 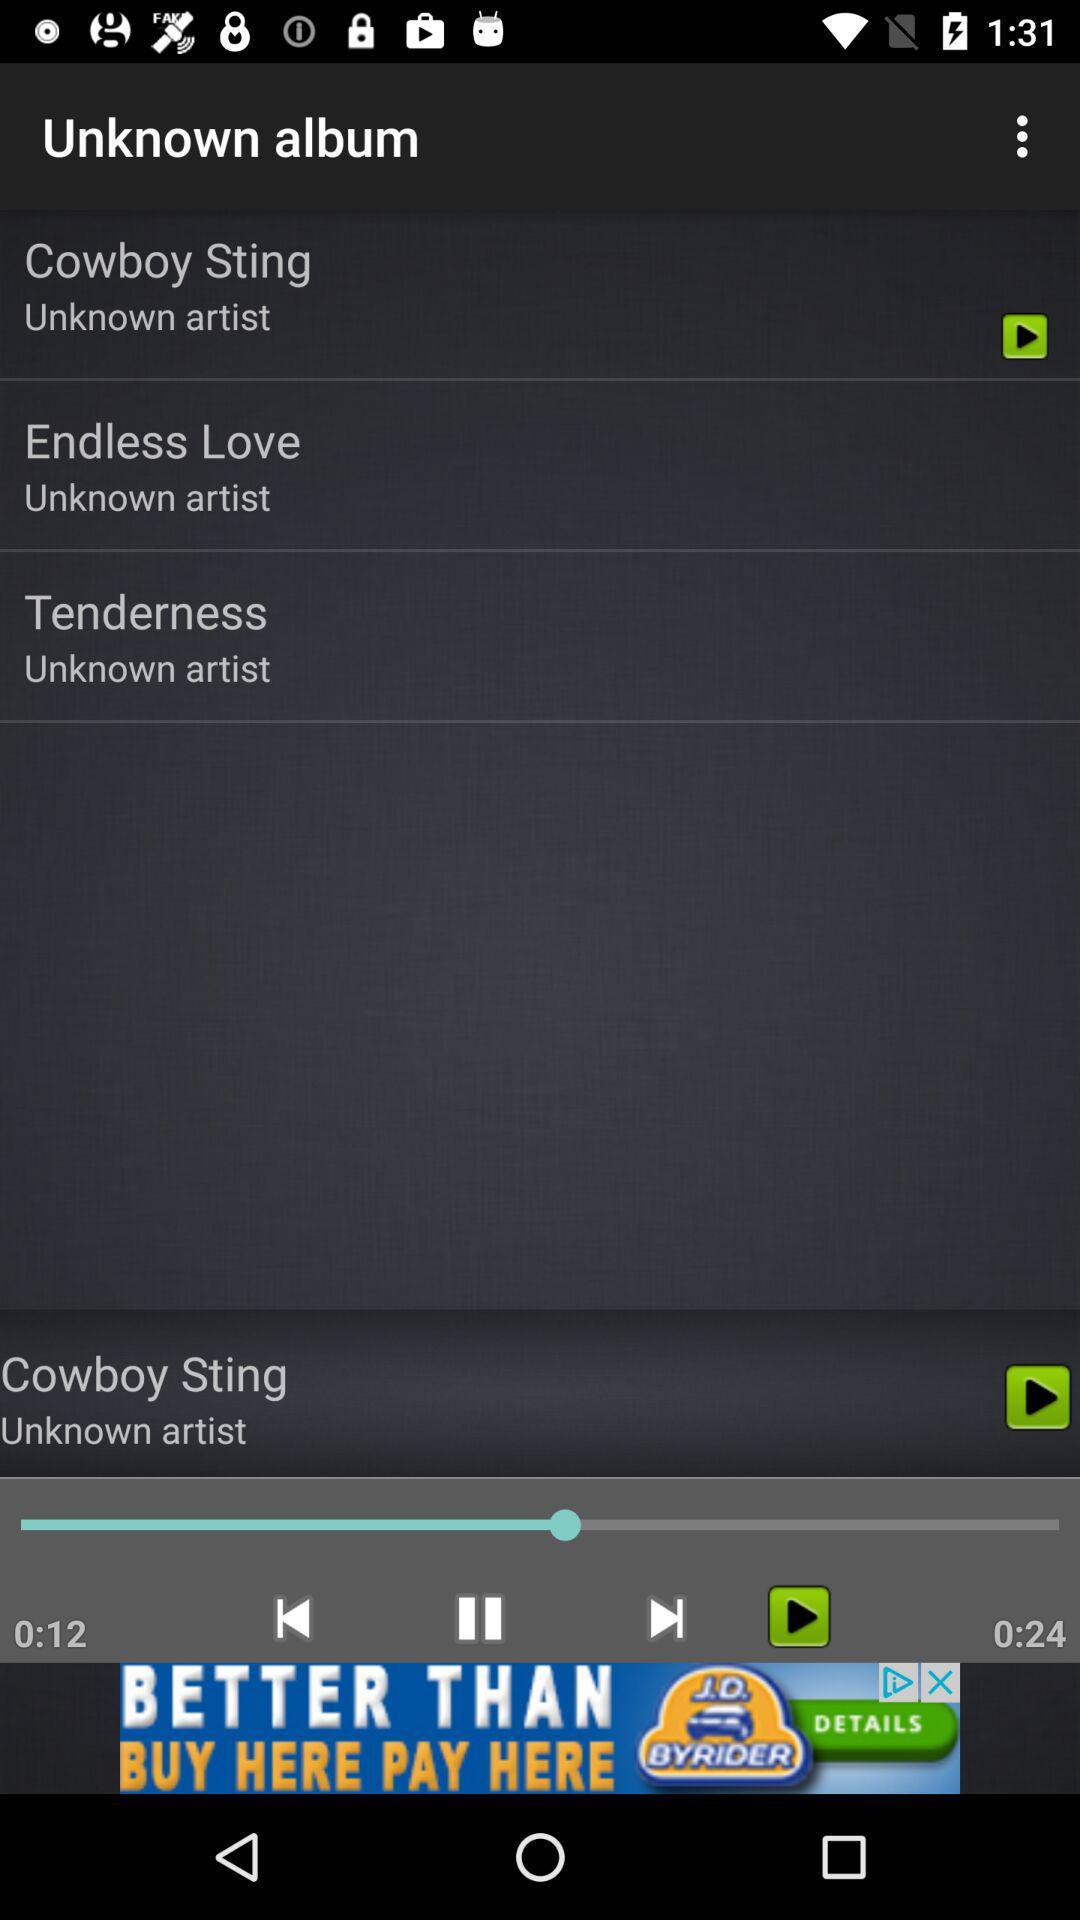 What do you see at coordinates (798, 1616) in the screenshot?
I see `the play icon` at bounding box center [798, 1616].